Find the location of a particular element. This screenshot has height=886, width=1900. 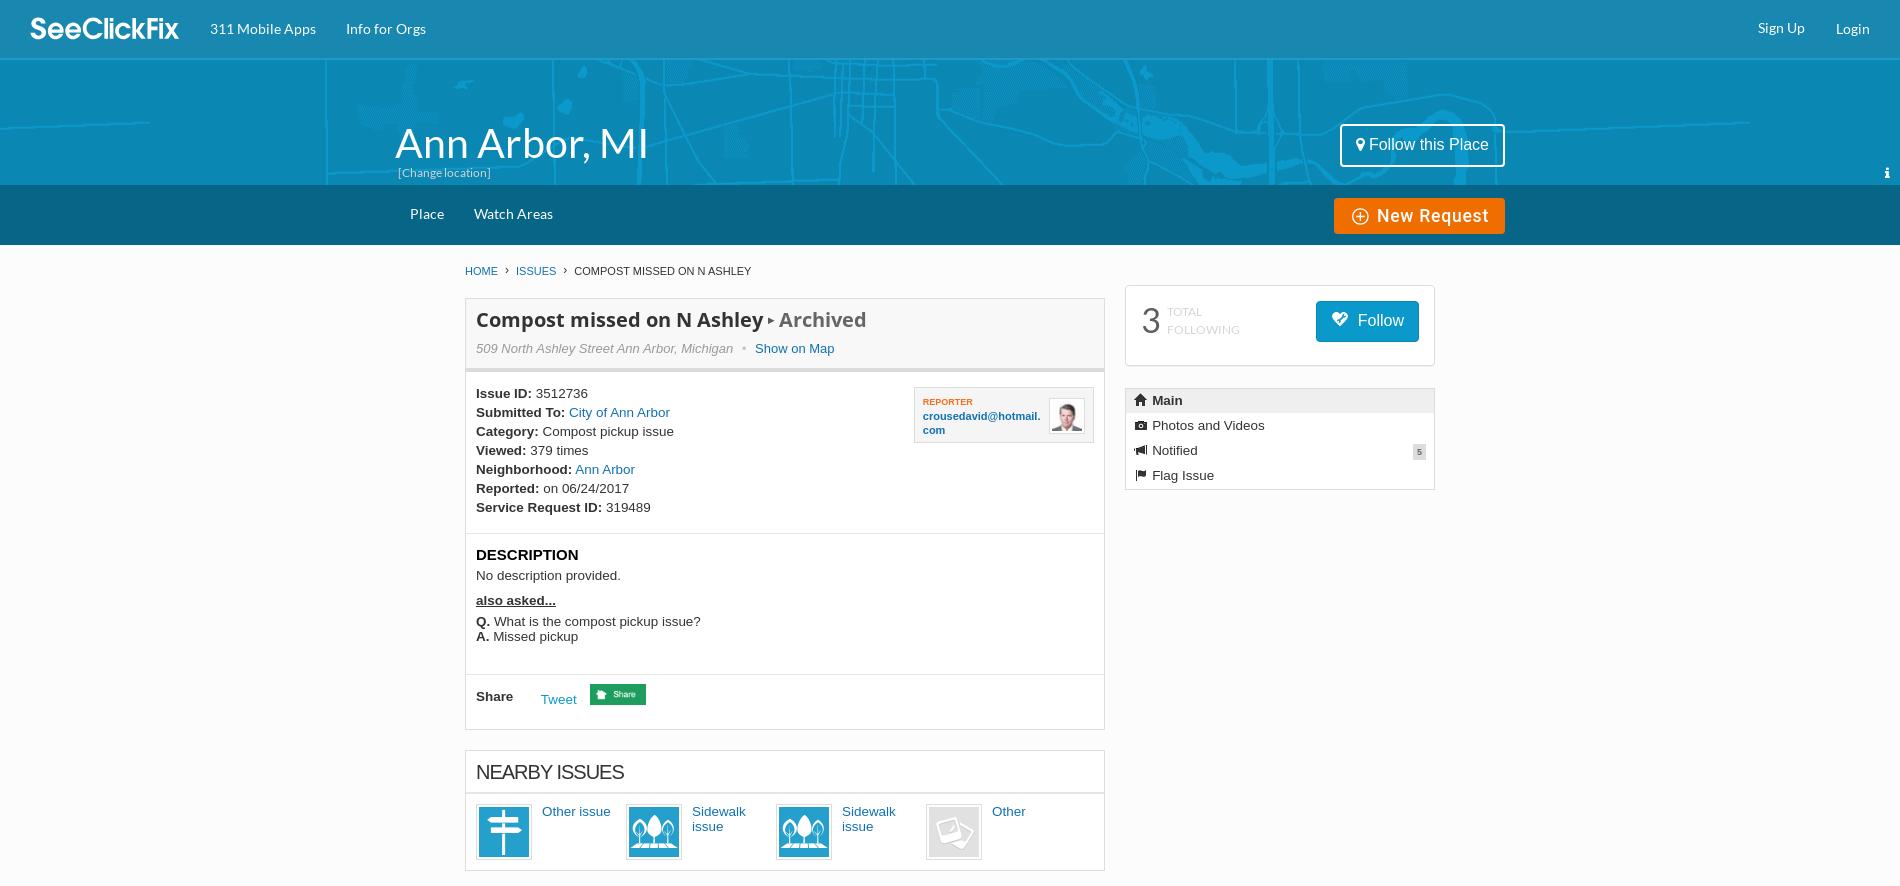

'also asked...' is located at coordinates (475, 599).